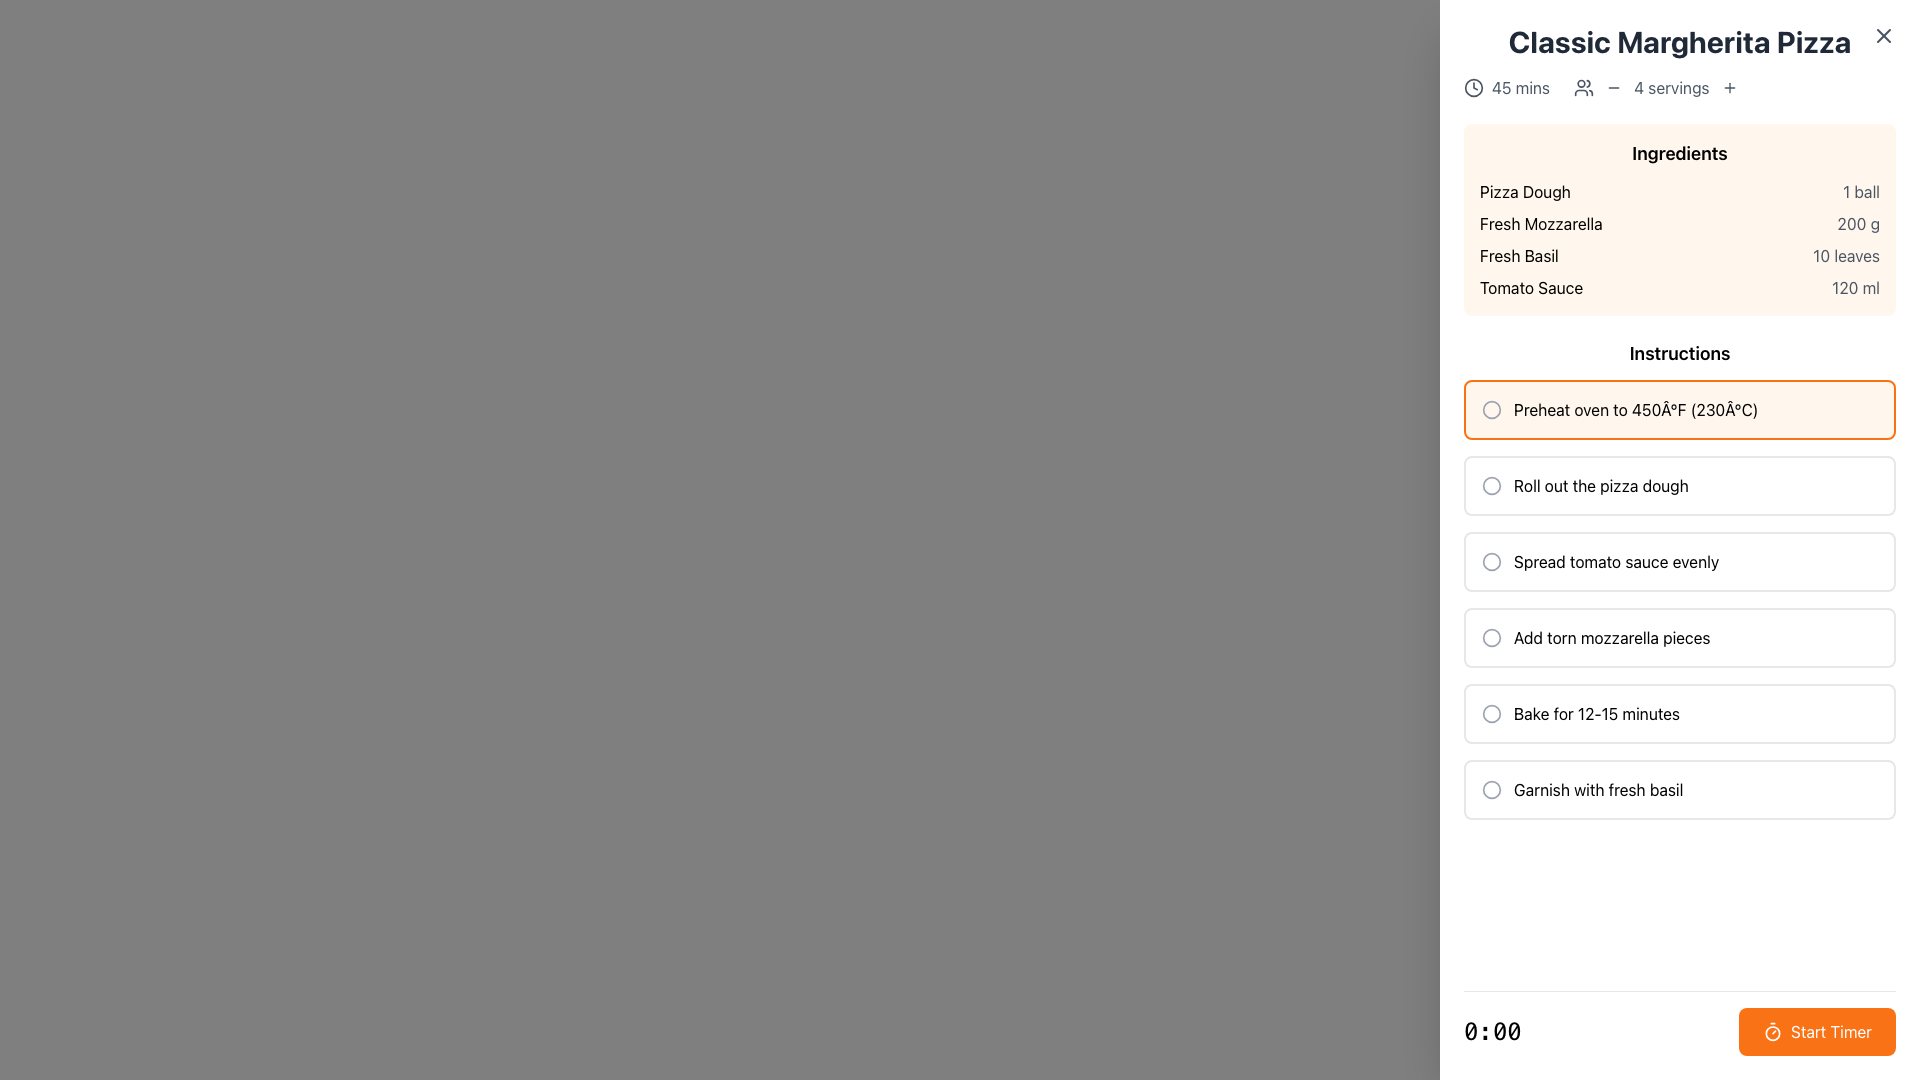 The width and height of the screenshot is (1920, 1080). What do you see at coordinates (1473, 87) in the screenshot?
I see `the outer circle of the clock icon, which is positioned at the top-left of the recipe panel, to interact with the time indication feature` at bounding box center [1473, 87].